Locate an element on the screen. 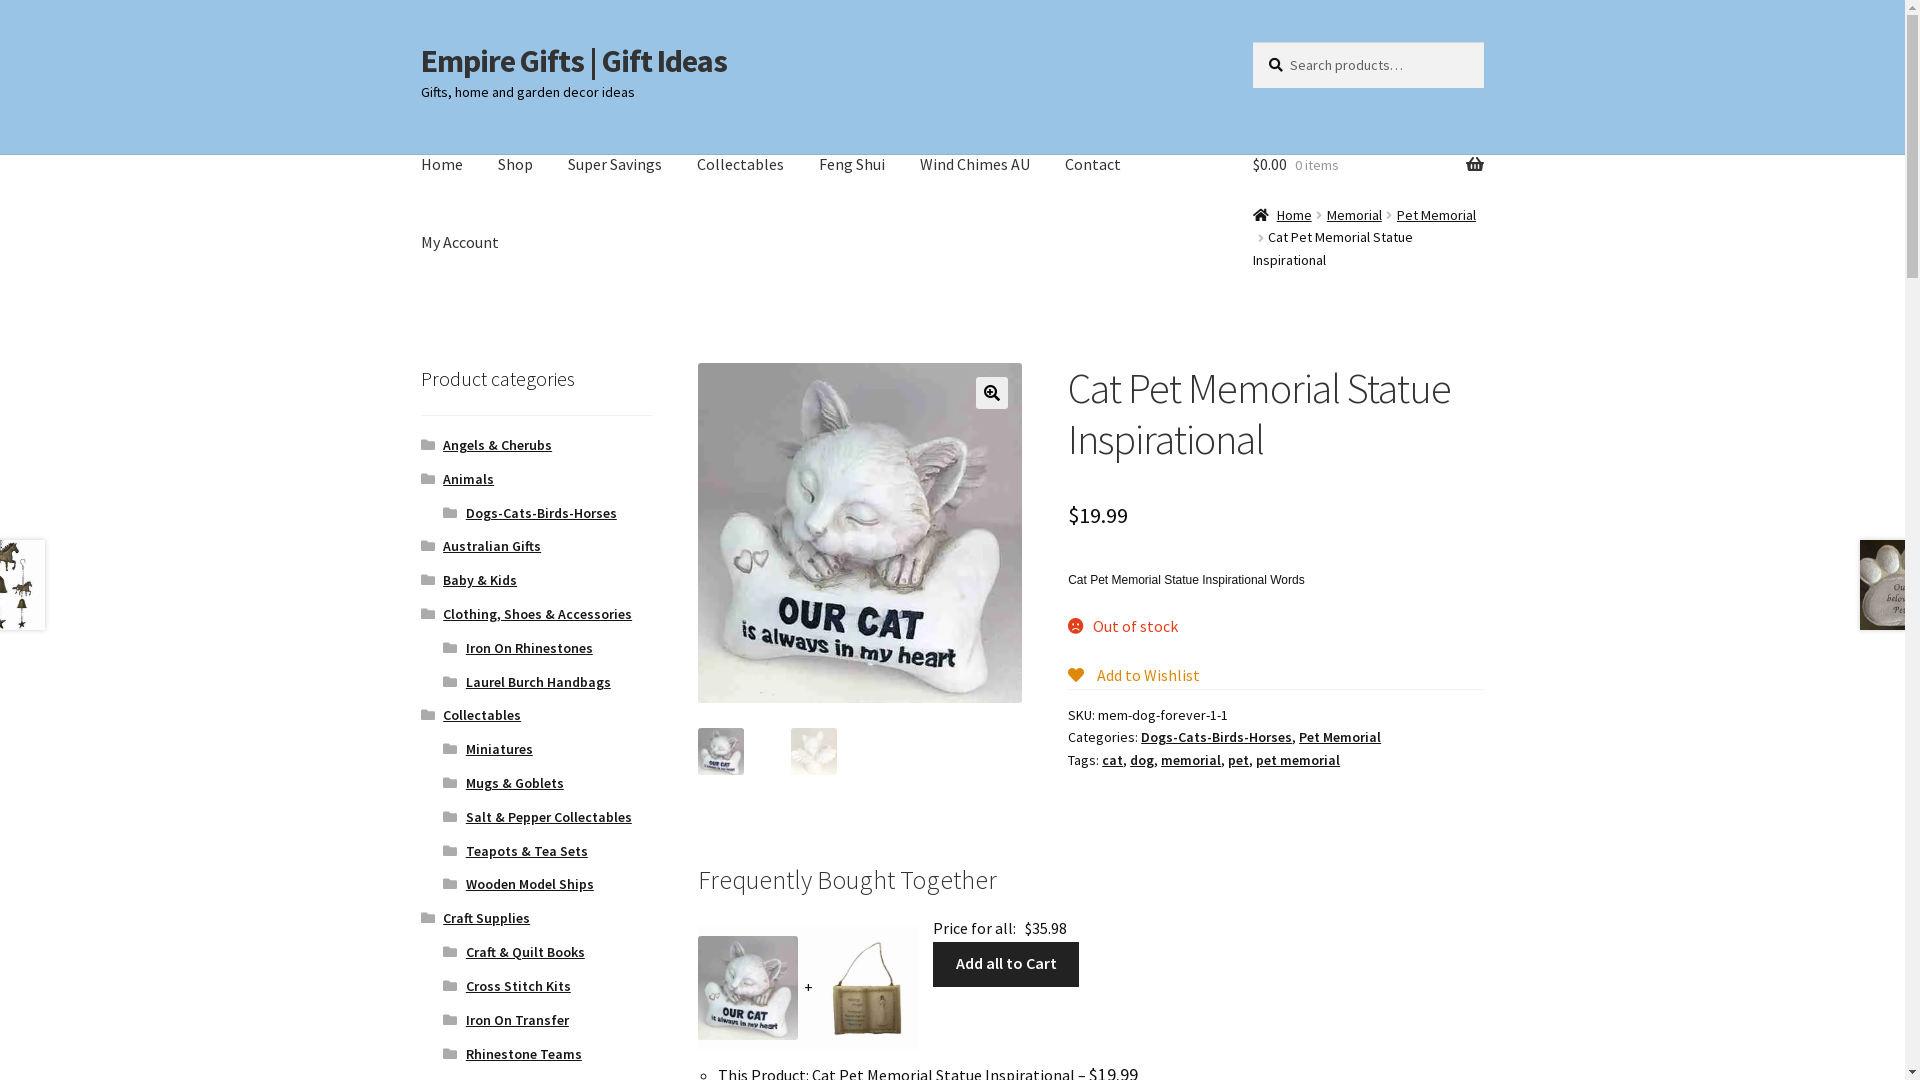  'pet' is located at coordinates (1227, 759).